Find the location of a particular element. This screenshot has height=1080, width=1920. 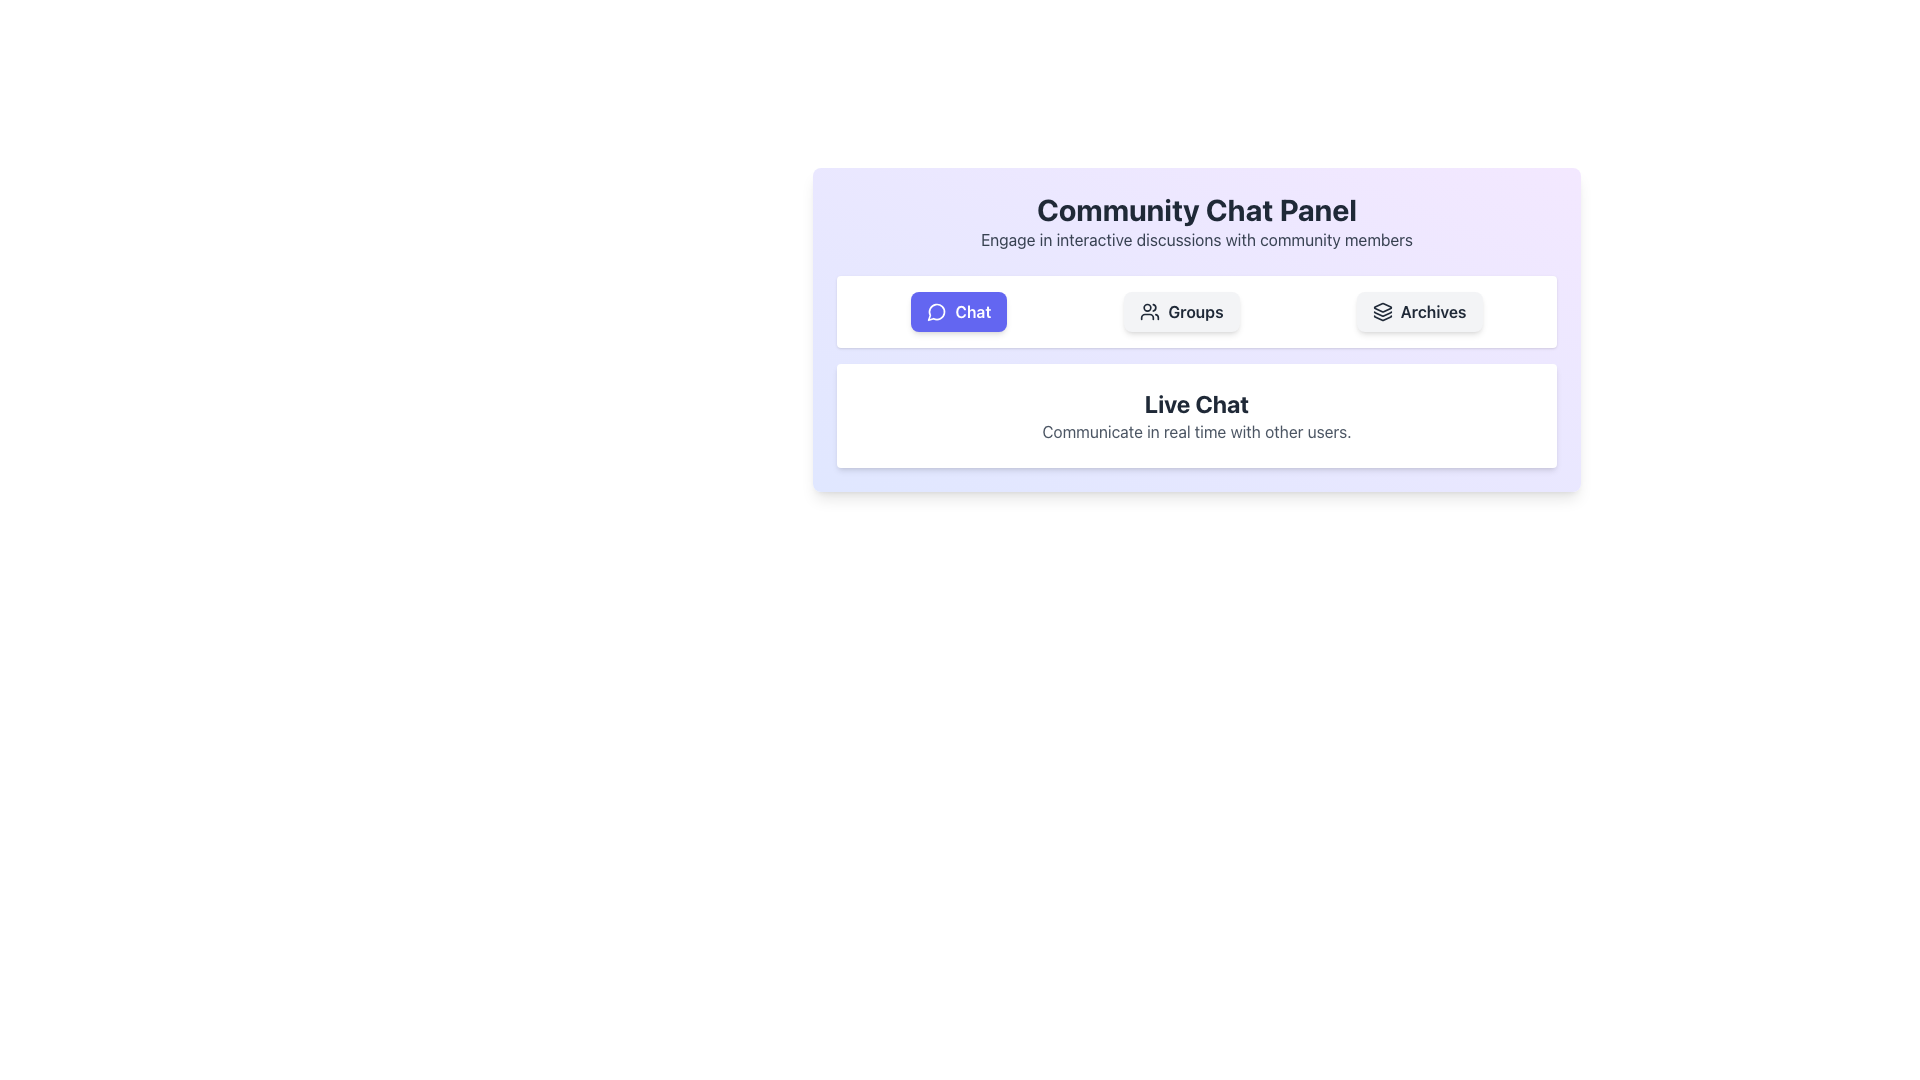

the 'Archives' button, which is a rectangular button with rounded corners, light gray background, and bold dark gray text, positioned at the far right of the row under the 'Community Chat Panel' is located at coordinates (1418, 312).